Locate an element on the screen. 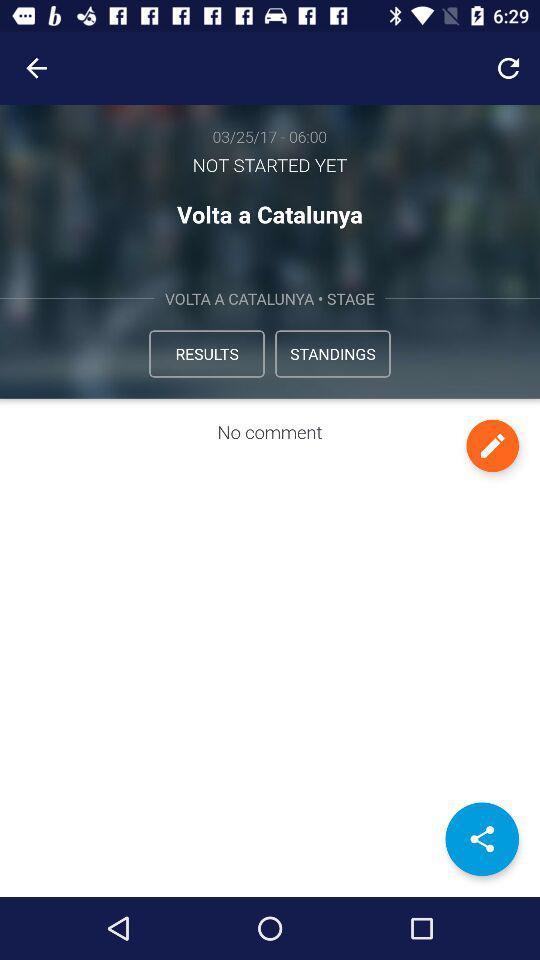  the edit icon is located at coordinates (491, 445).